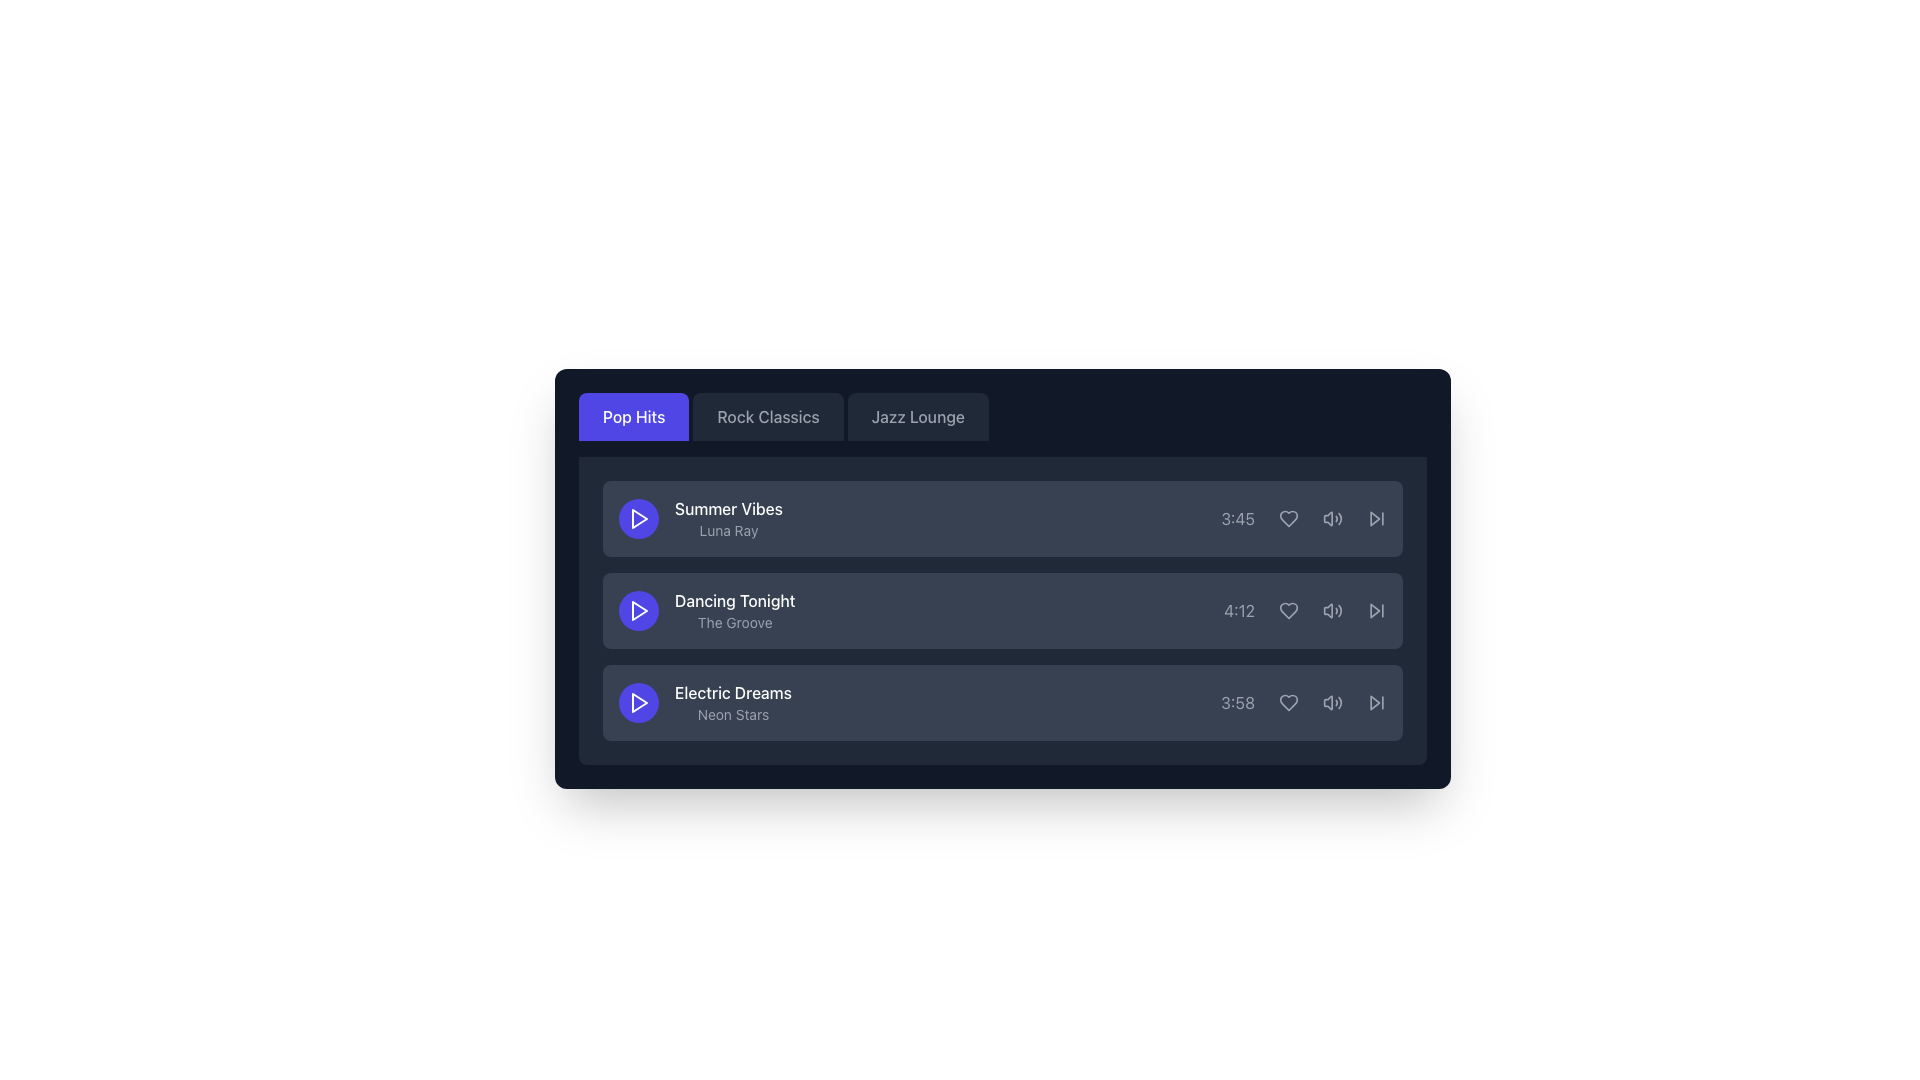 This screenshot has width=1920, height=1080. Describe the element at coordinates (732, 692) in the screenshot. I see `the text label displaying 'Electric Dreams' in white, located in the third row of the list within a dark-themed interface` at that location.